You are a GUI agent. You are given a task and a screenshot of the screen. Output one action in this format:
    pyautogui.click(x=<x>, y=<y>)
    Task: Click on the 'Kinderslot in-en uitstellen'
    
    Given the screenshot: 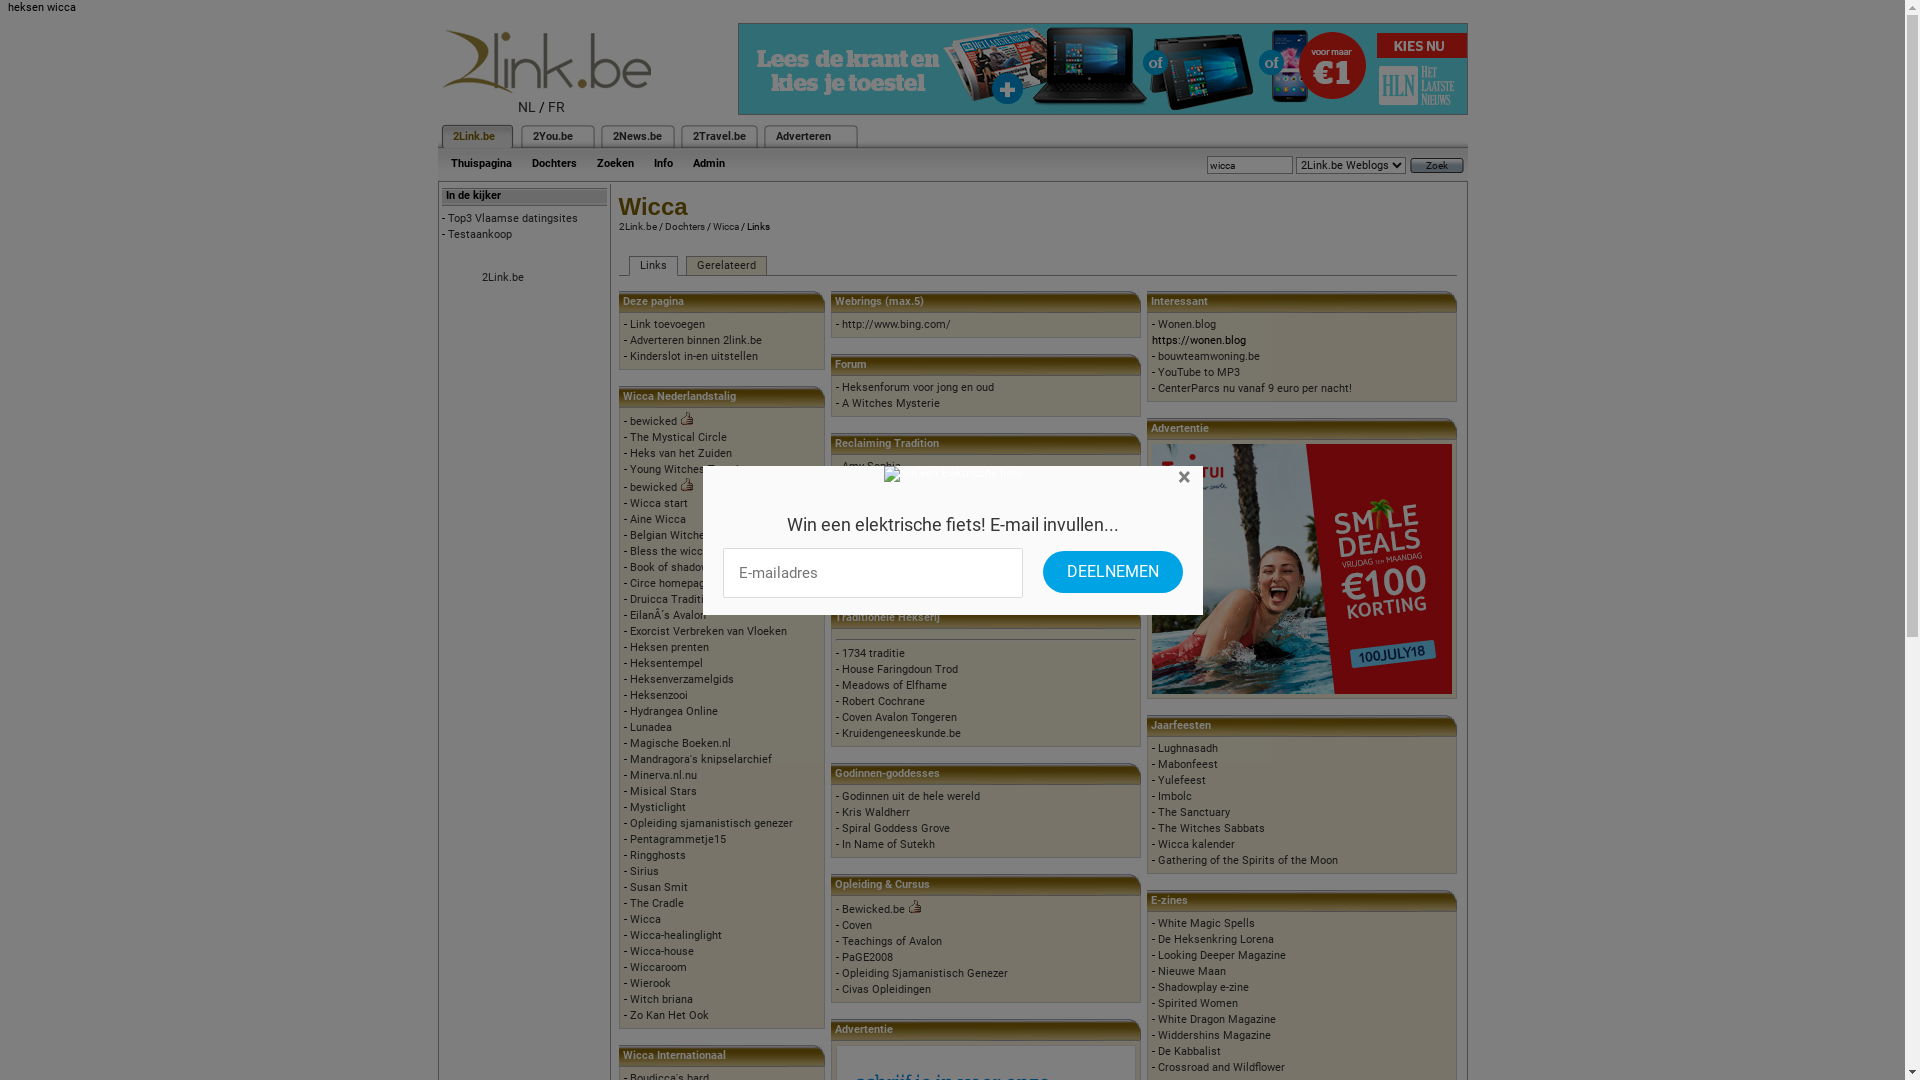 What is the action you would take?
    pyautogui.click(x=694, y=355)
    